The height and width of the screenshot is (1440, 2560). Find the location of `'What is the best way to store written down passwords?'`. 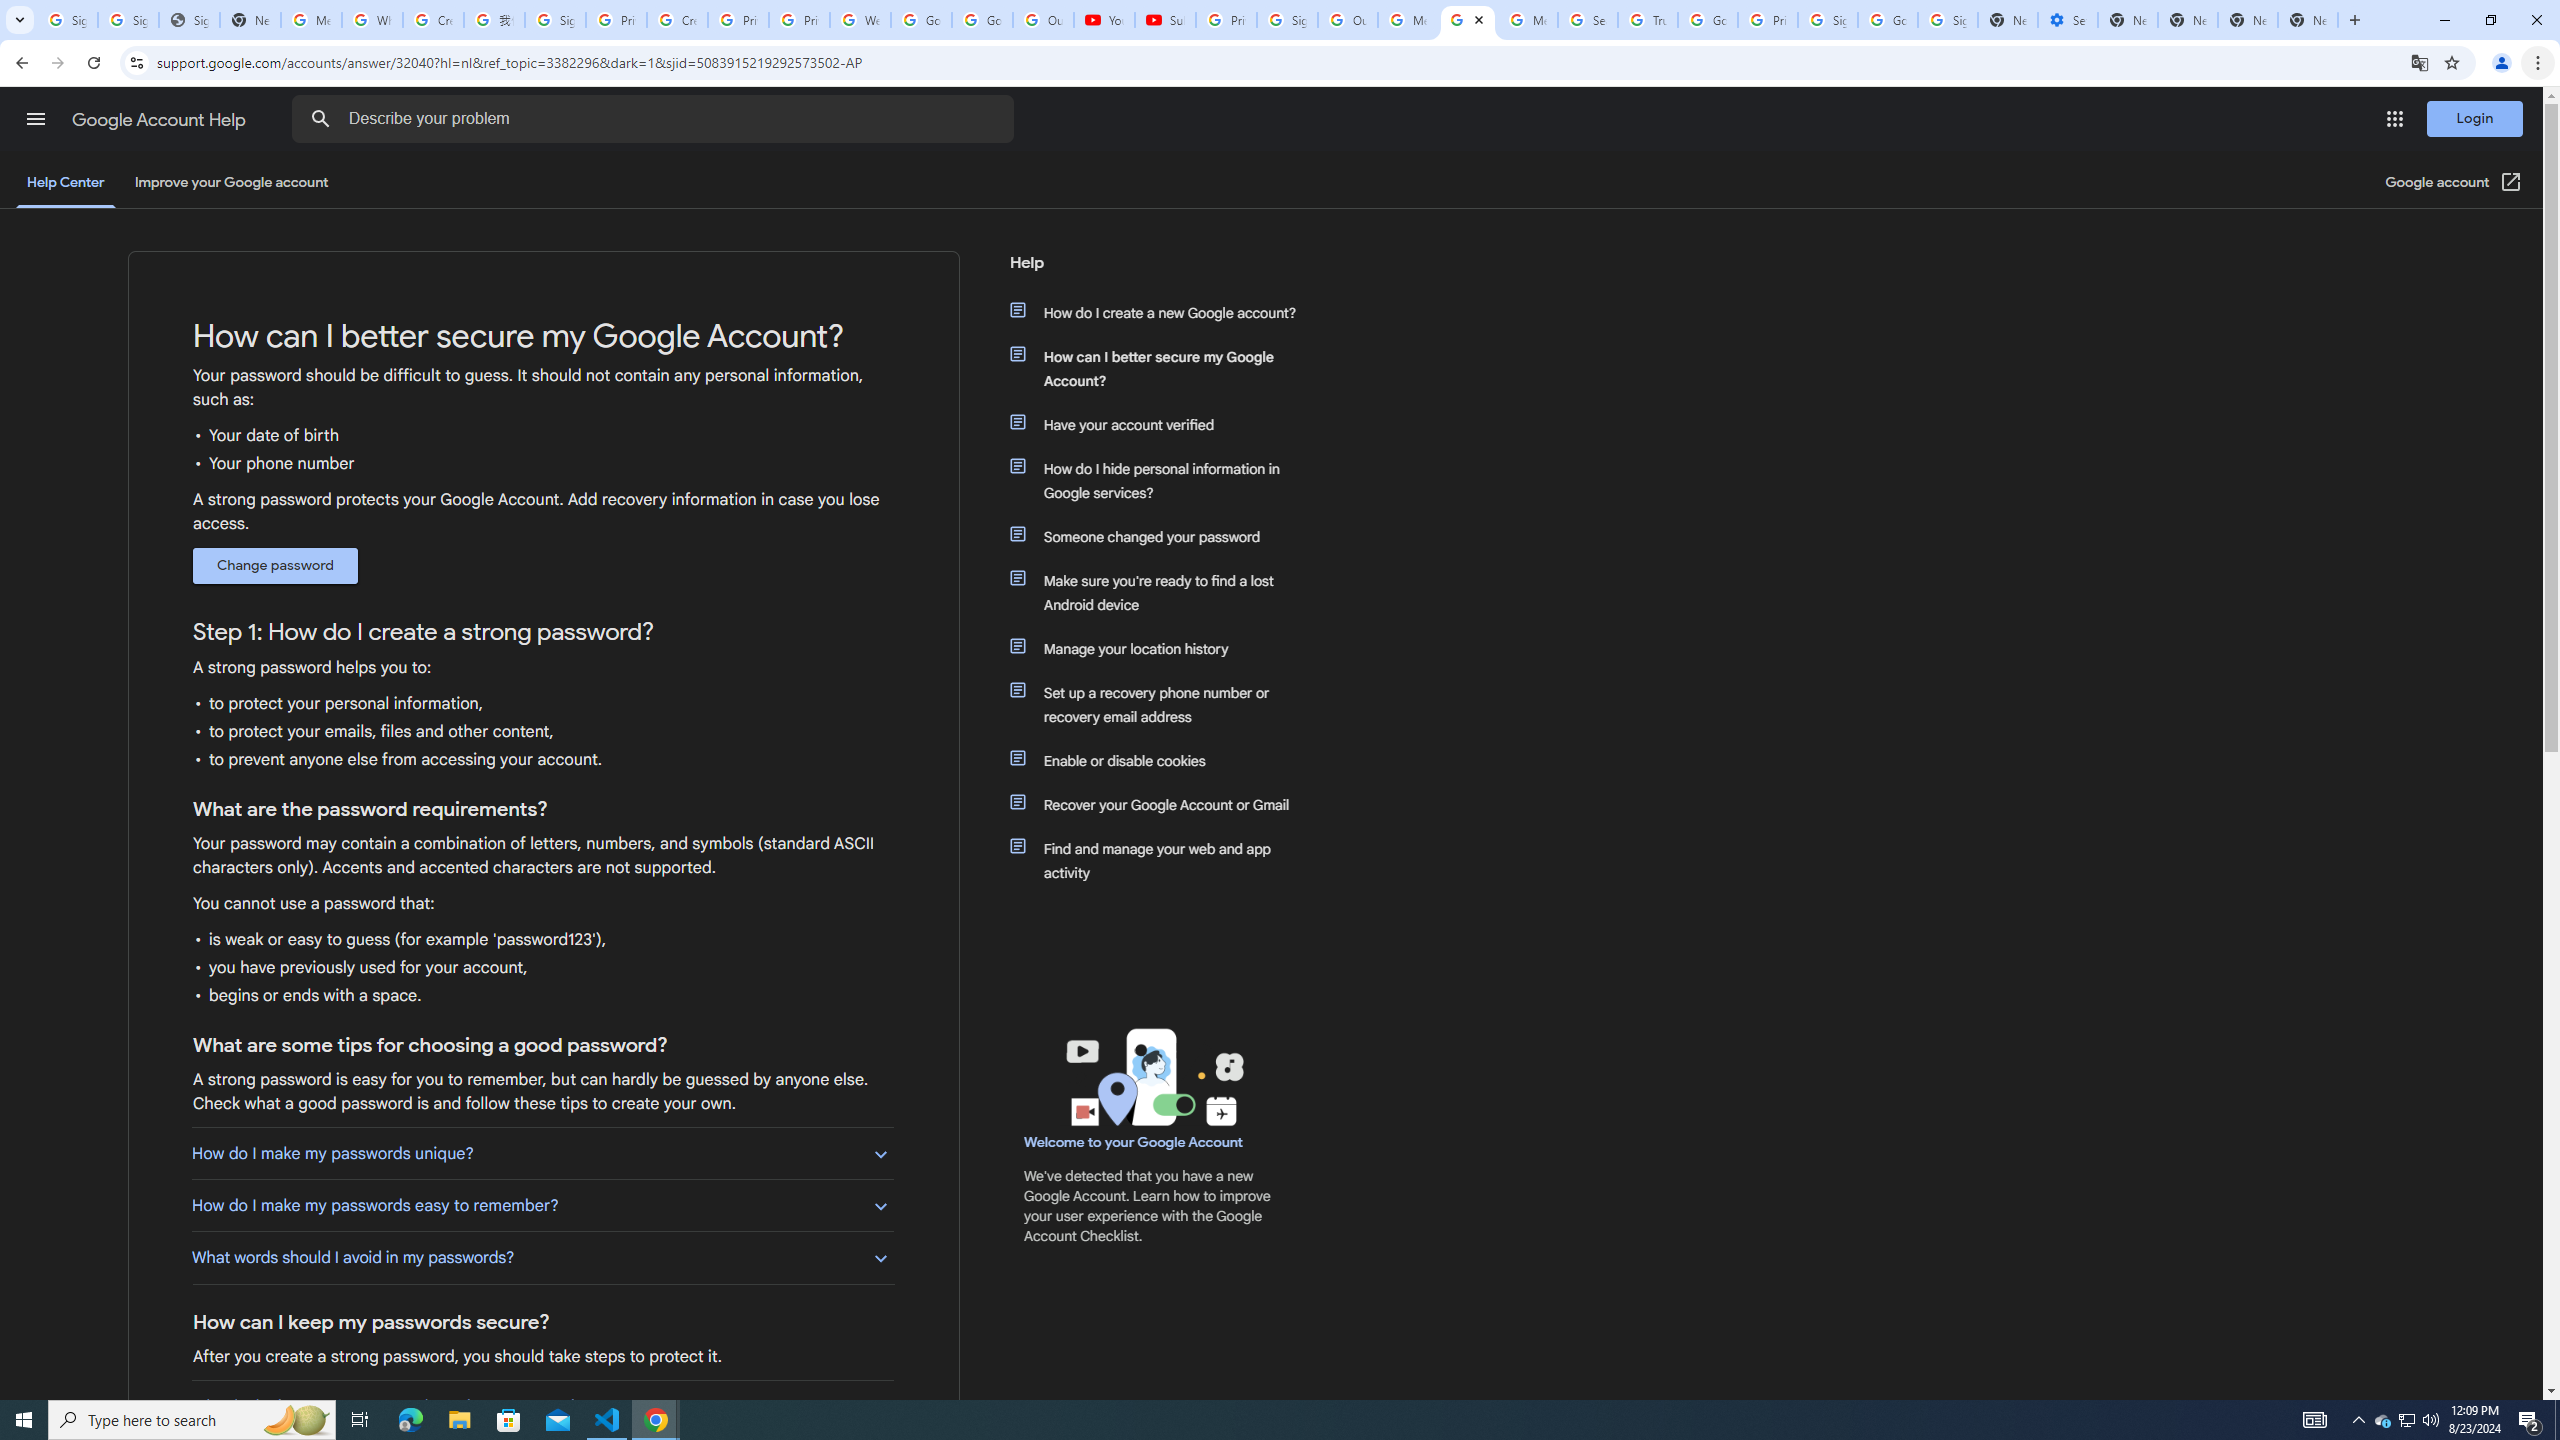

'What is the best way to store written down passwords?' is located at coordinates (542, 1405).